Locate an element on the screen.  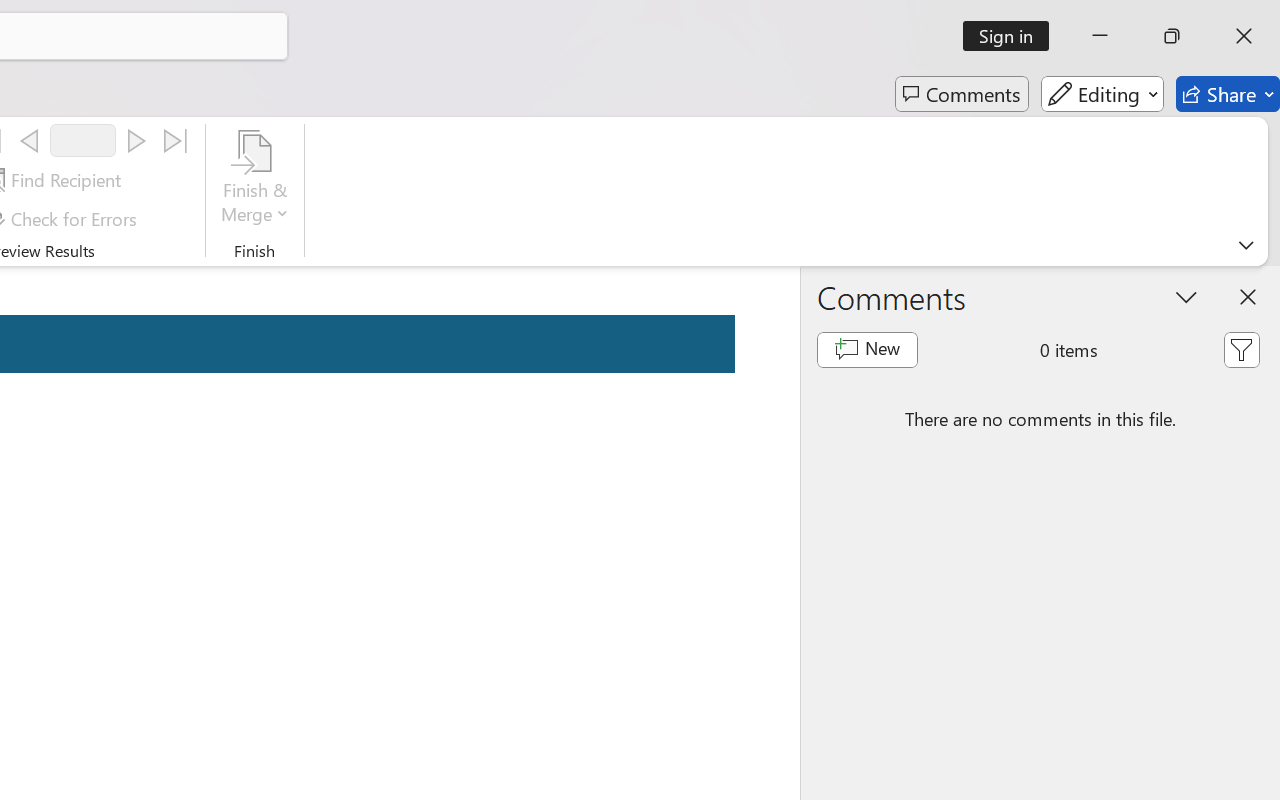
'Filter' is located at coordinates (1240, 350).